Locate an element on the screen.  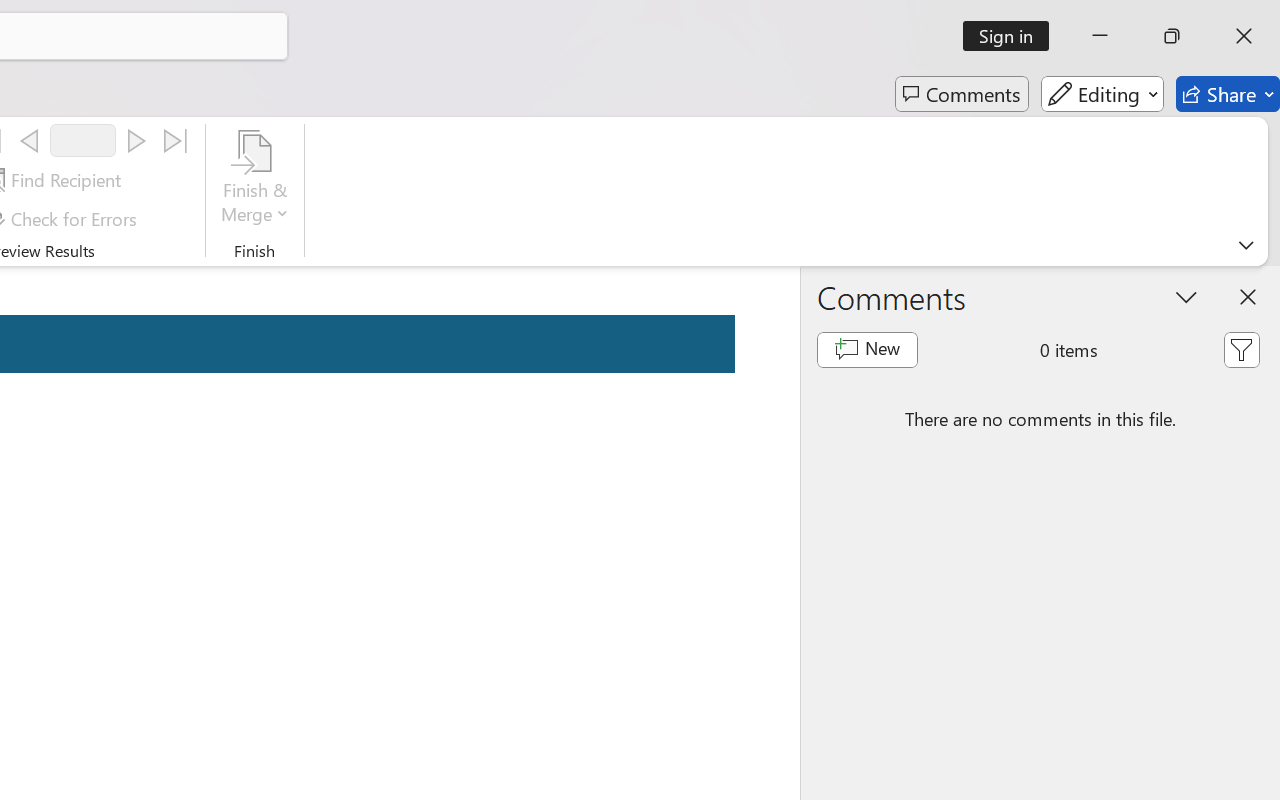
'Filter' is located at coordinates (1240, 350).